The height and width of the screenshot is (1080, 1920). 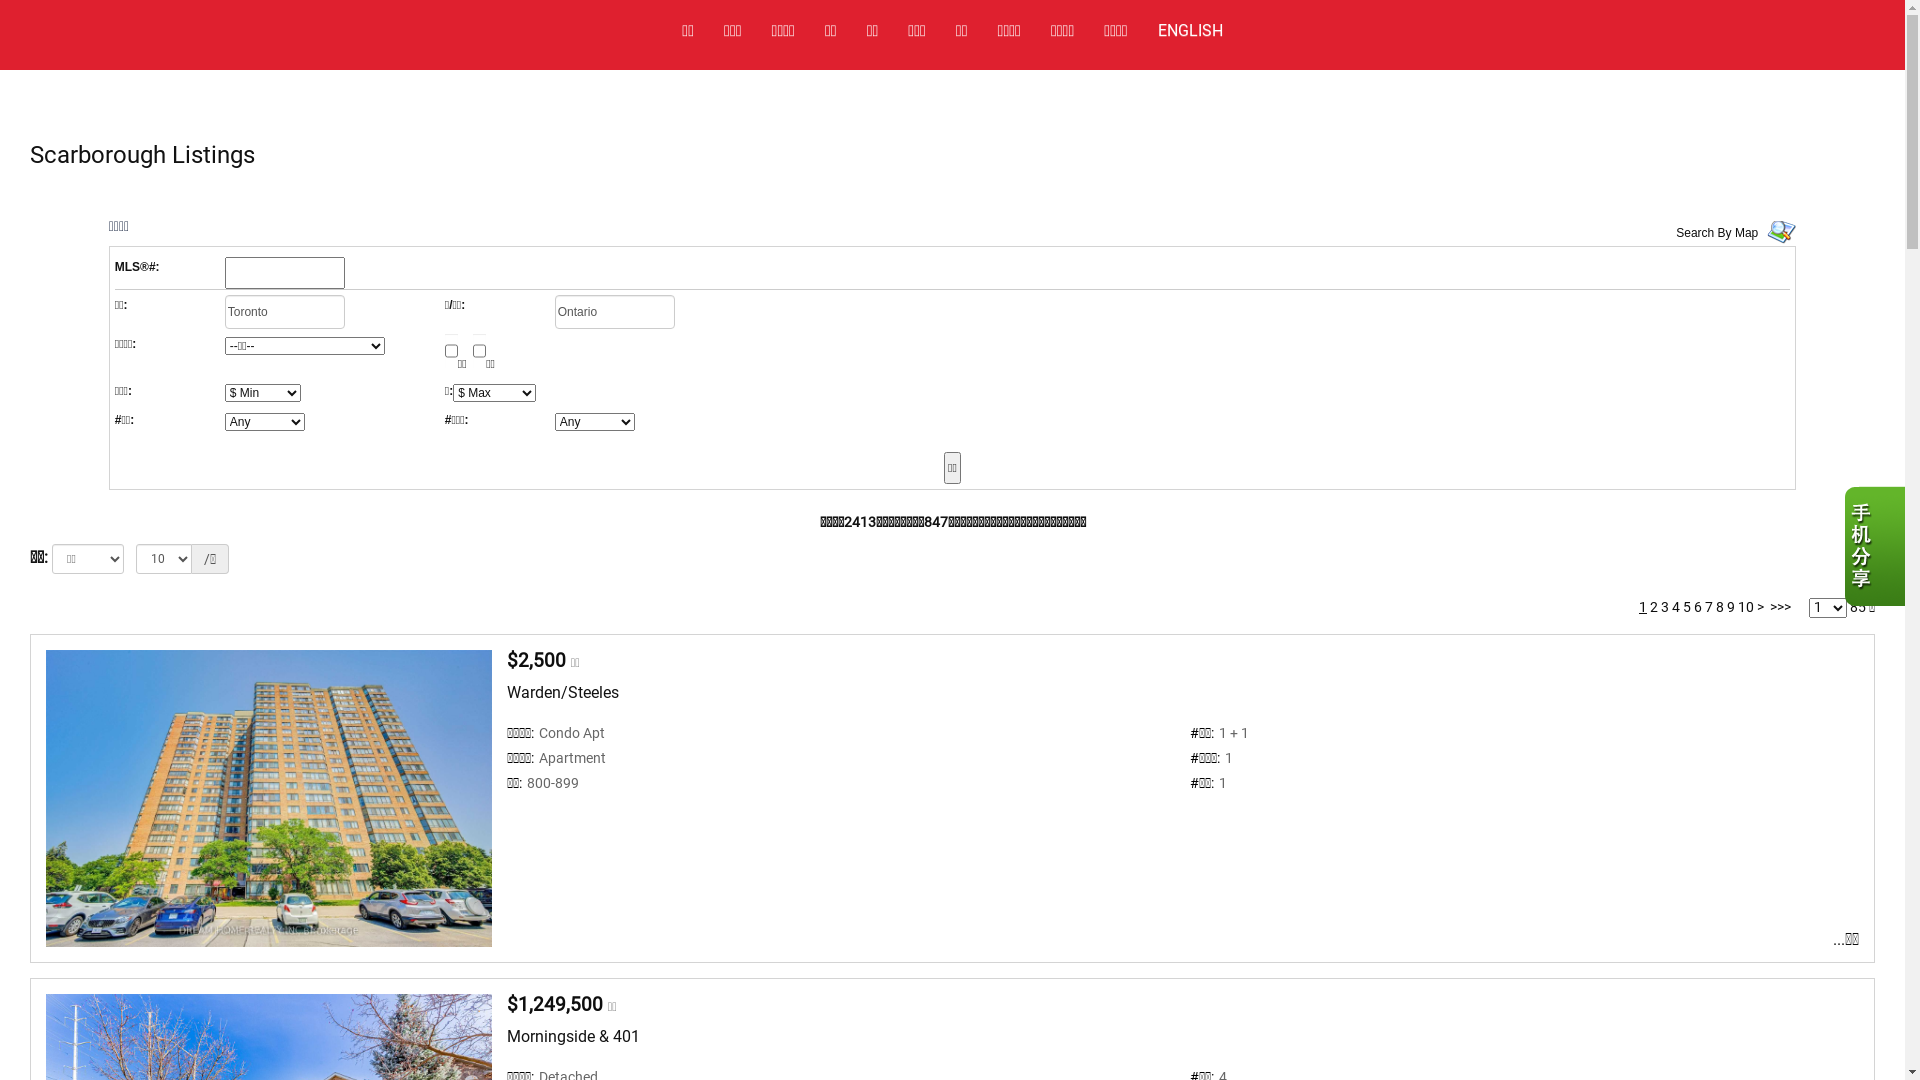 I want to click on '3', so click(x=1665, y=605).